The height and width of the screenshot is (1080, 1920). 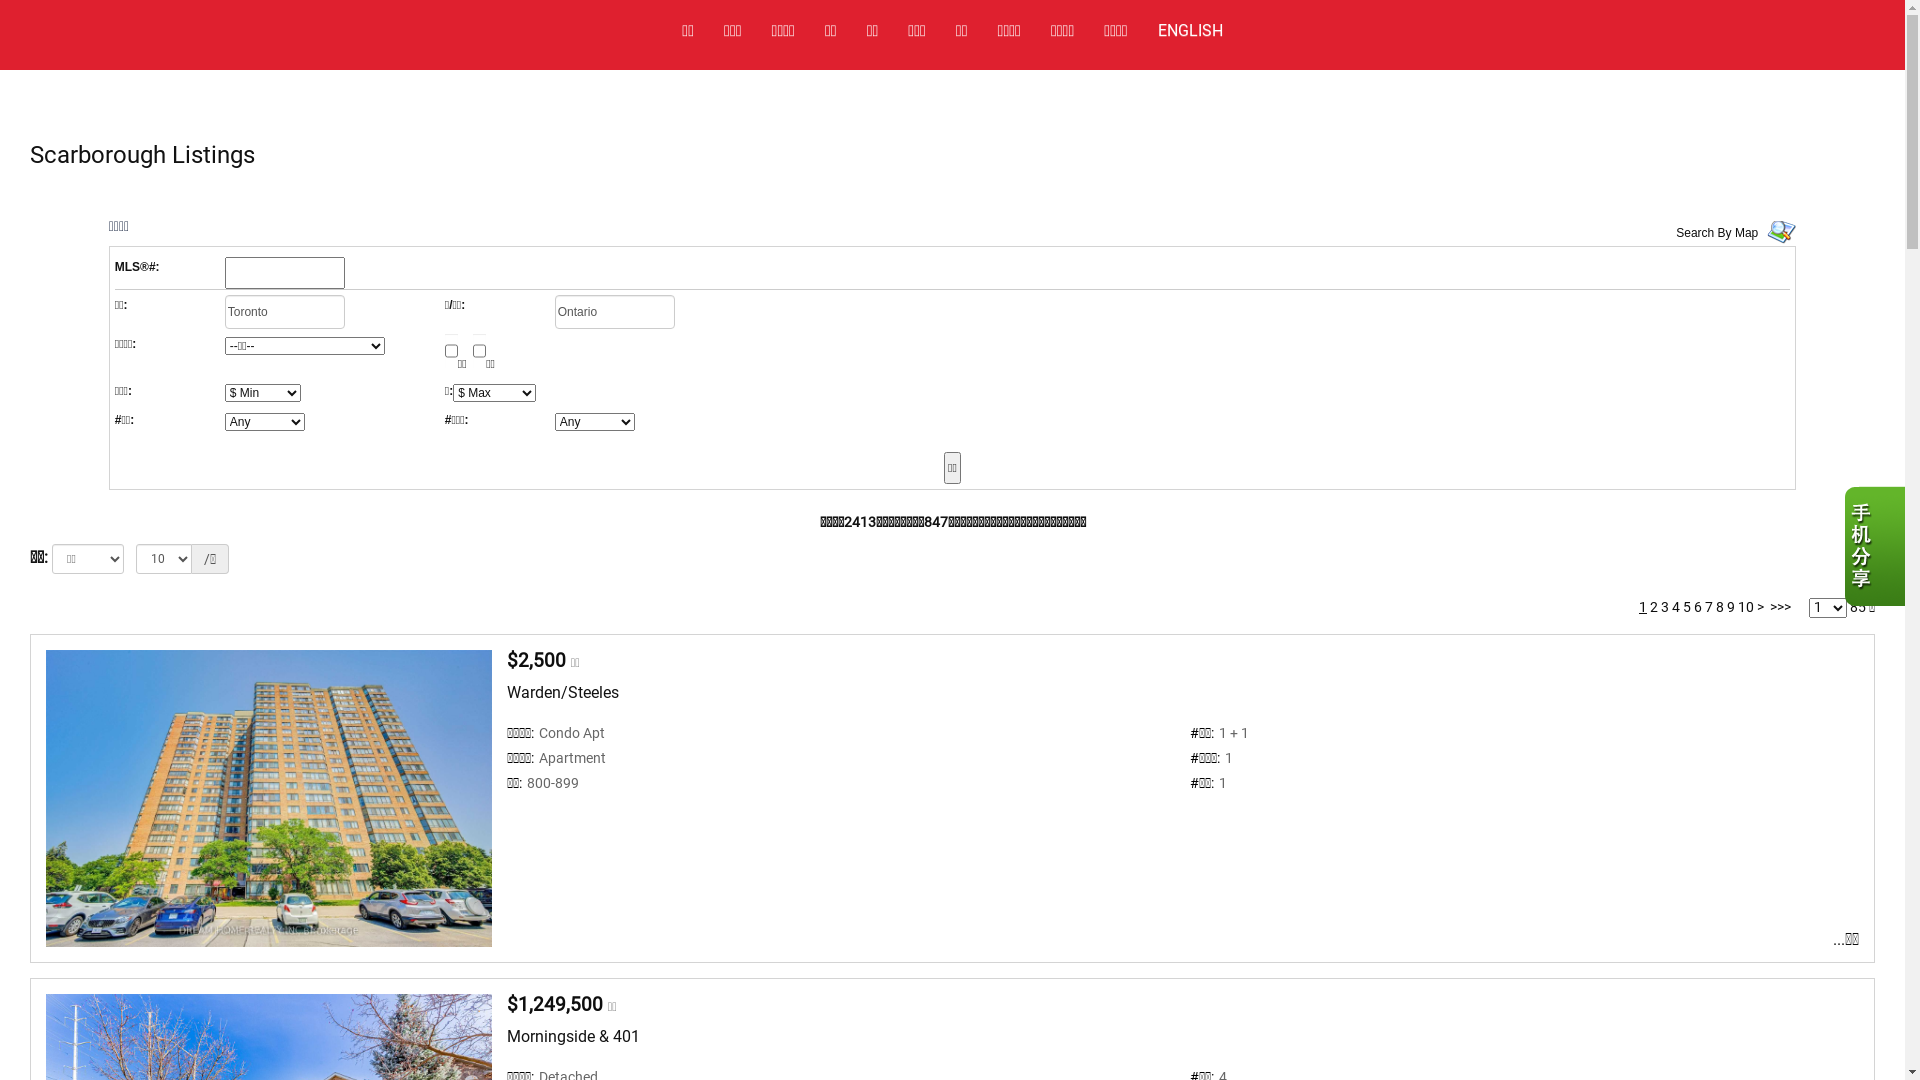 I want to click on '3', so click(x=1665, y=605).